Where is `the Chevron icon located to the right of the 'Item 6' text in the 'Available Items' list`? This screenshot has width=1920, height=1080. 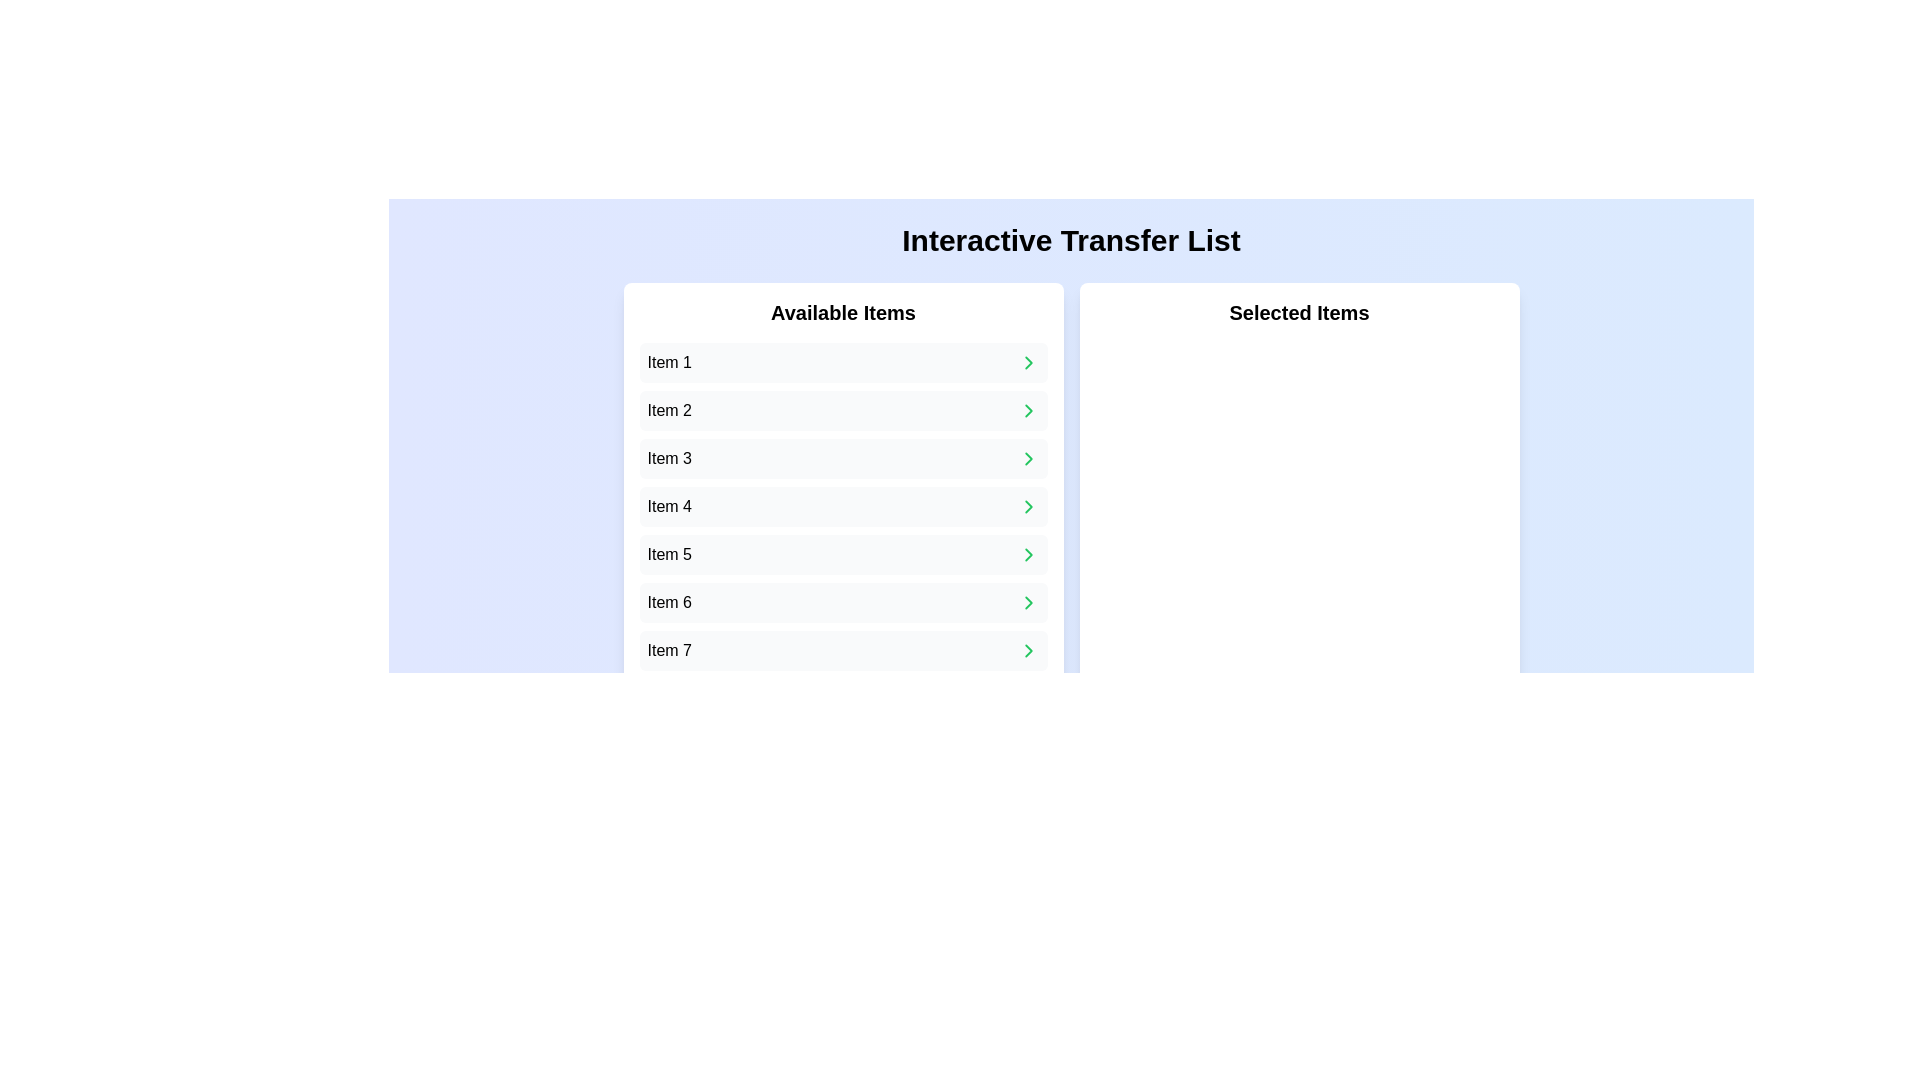 the Chevron icon located to the right of the 'Item 6' text in the 'Available Items' list is located at coordinates (1028, 601).